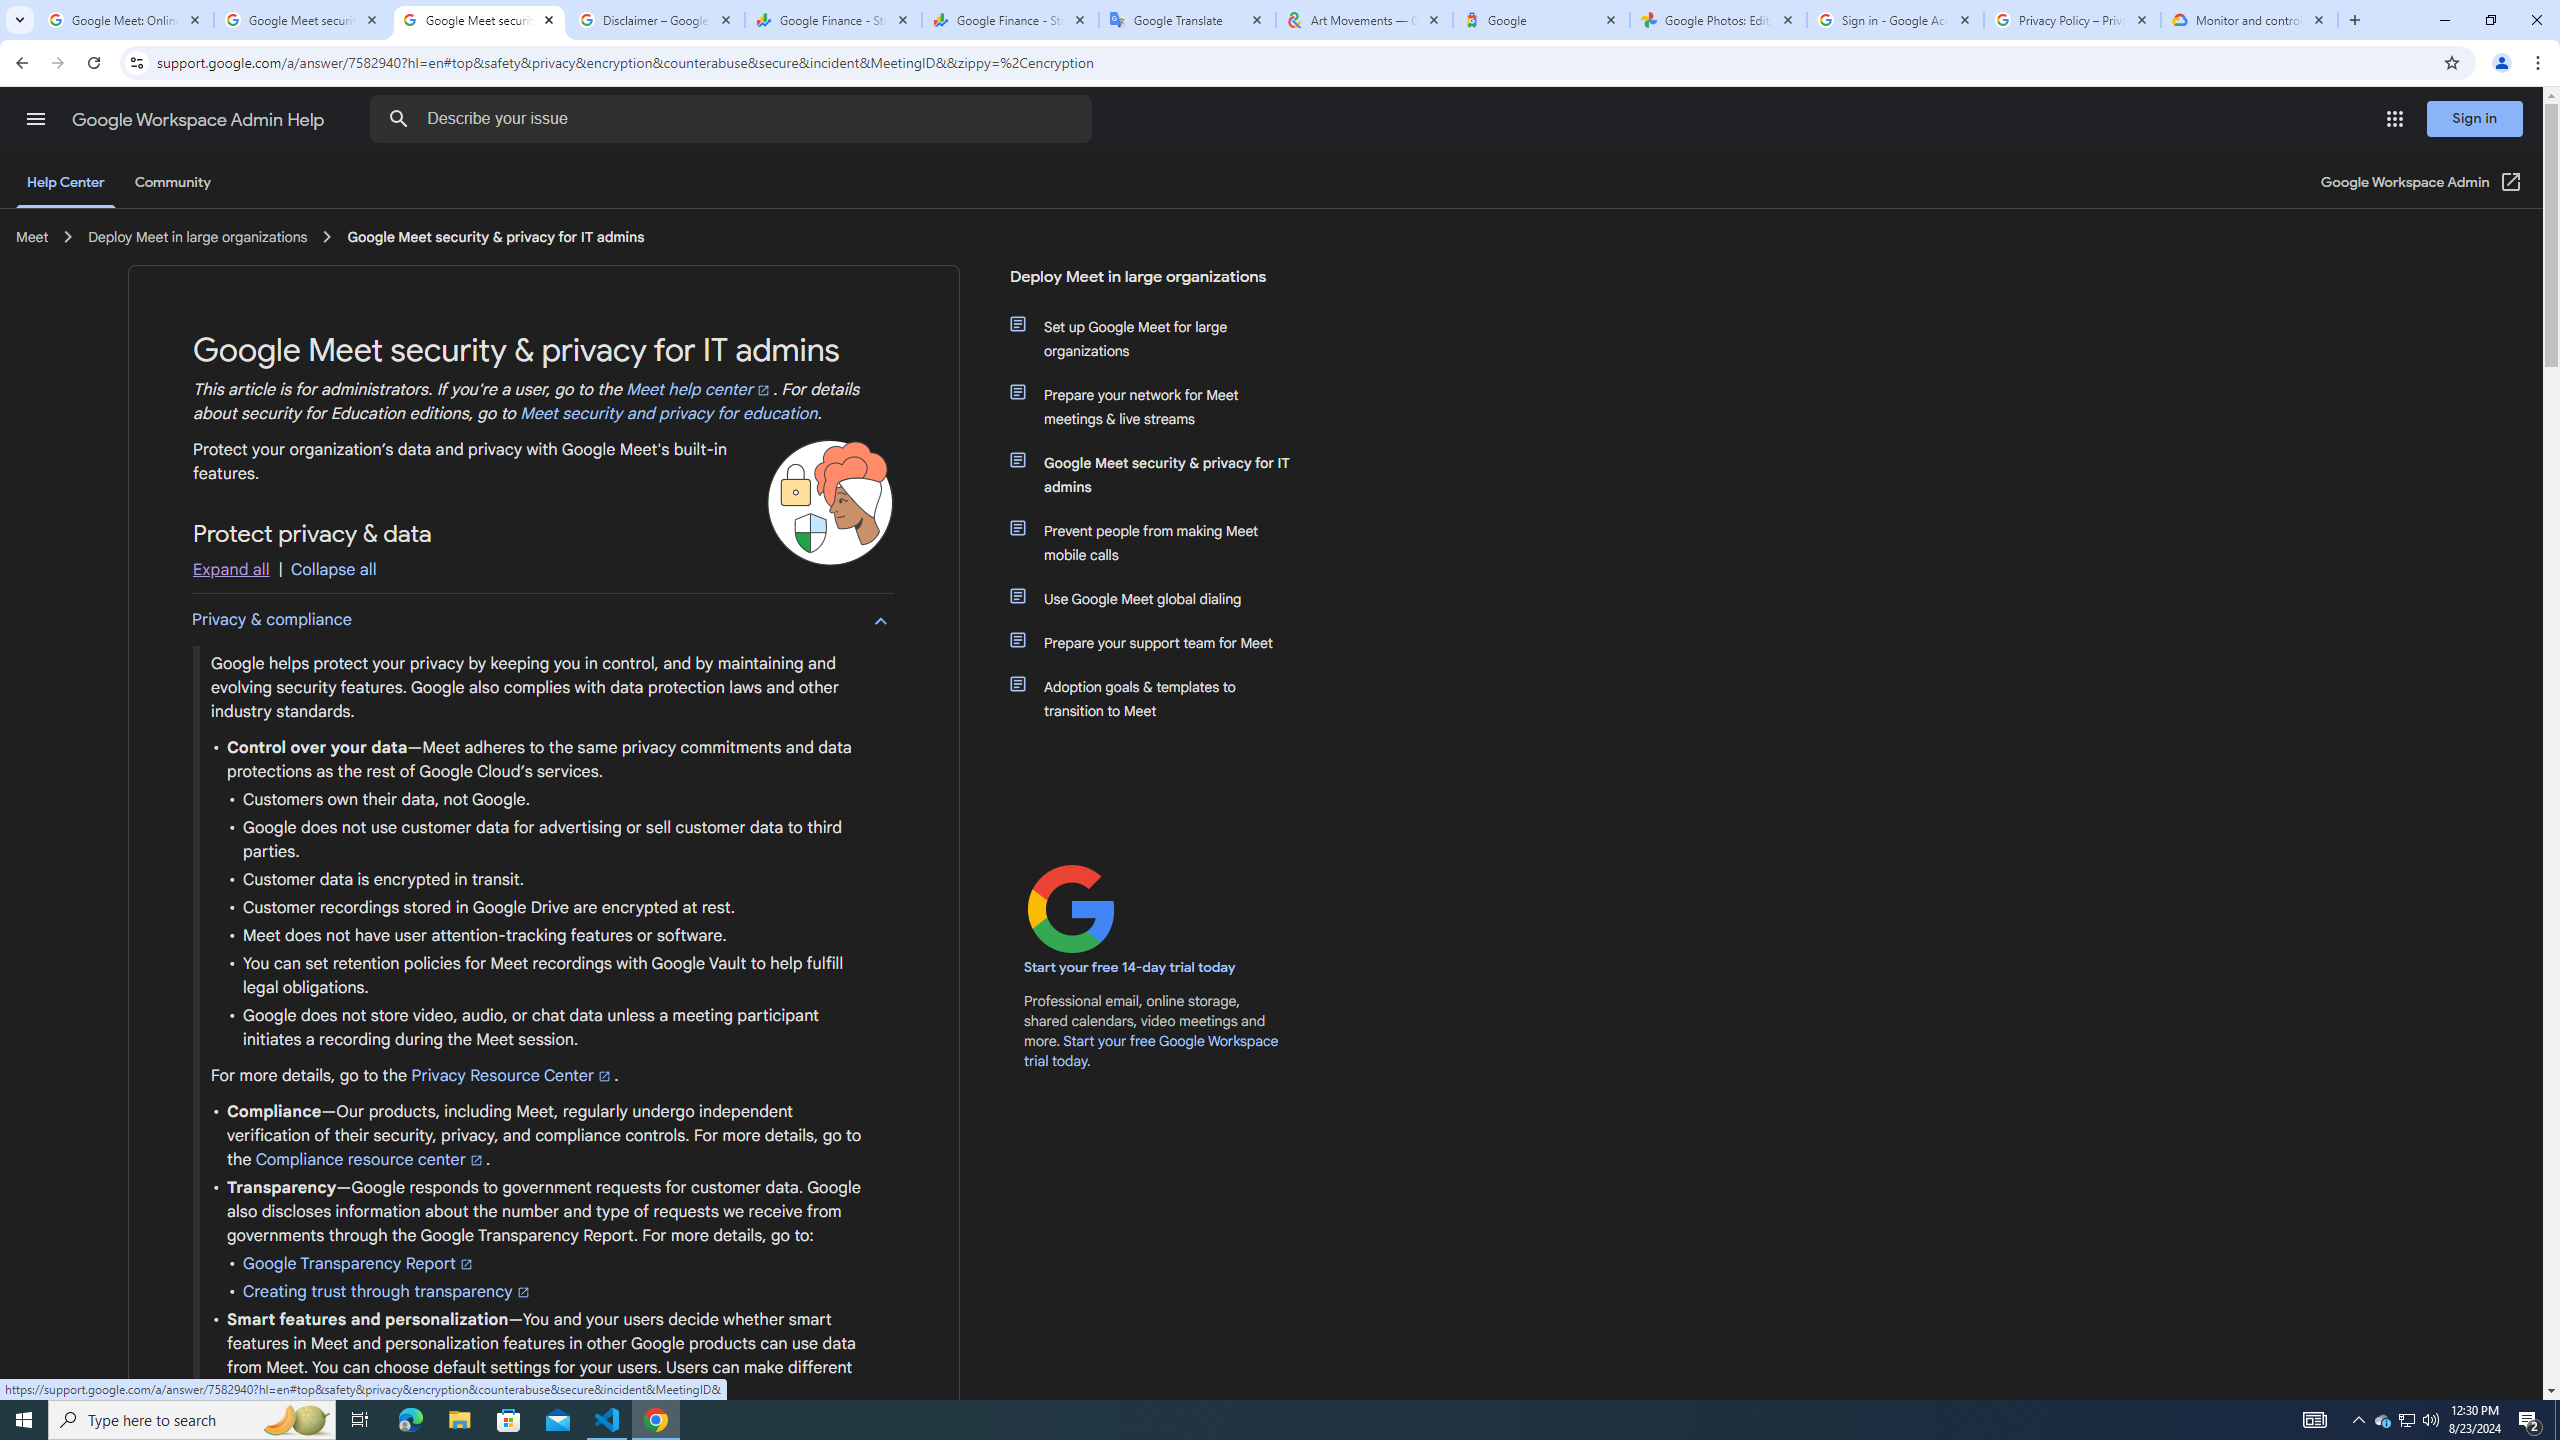 The height and width of the screenshot is (1440, 2560). What do you see at coordinates (1540, 19) in the screenshot?
I see `'Google'` at bounding box center [1540, 19].